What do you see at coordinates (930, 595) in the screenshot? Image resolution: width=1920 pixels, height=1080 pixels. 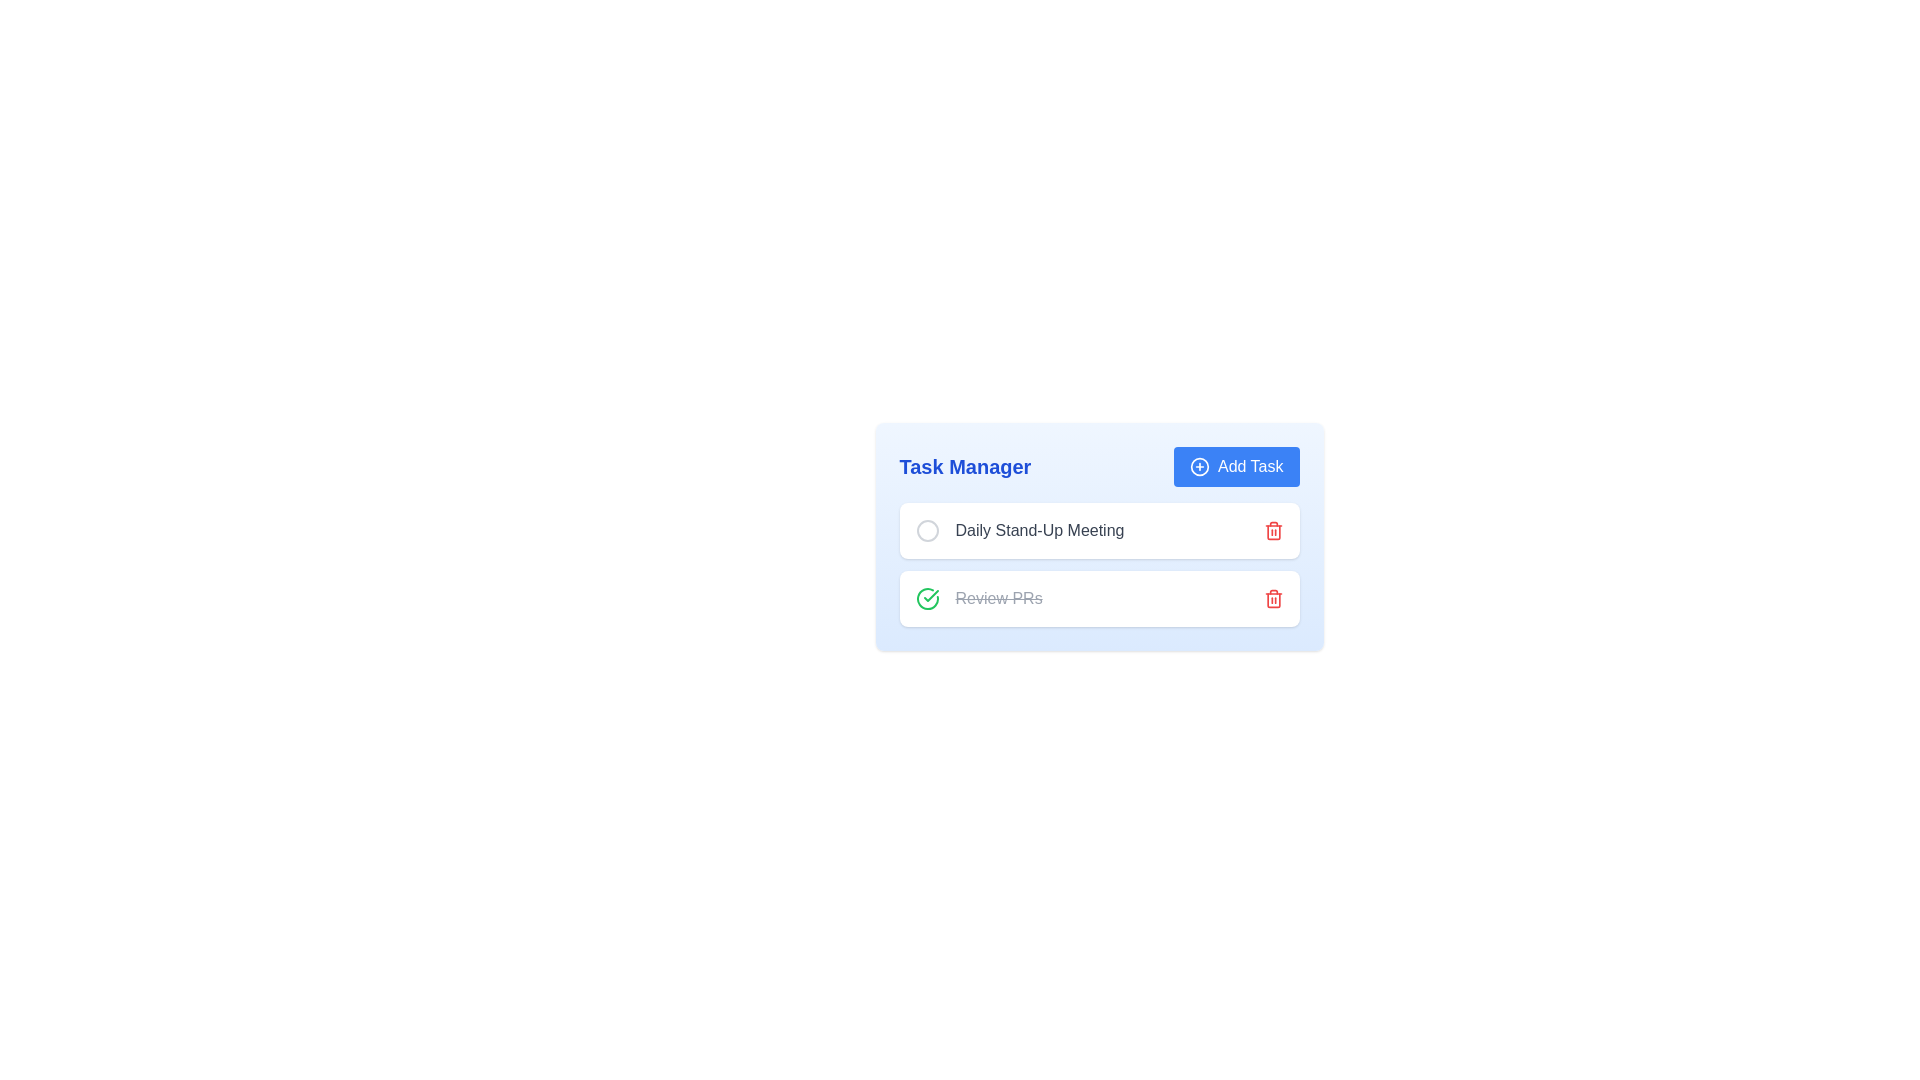 I see `the visual state of the checkmark icon, which is green and indicates task completion, located inside a circular outline and positioned to the left of the 'Review PRs' text in the task list` at bounding box center [930, 595].